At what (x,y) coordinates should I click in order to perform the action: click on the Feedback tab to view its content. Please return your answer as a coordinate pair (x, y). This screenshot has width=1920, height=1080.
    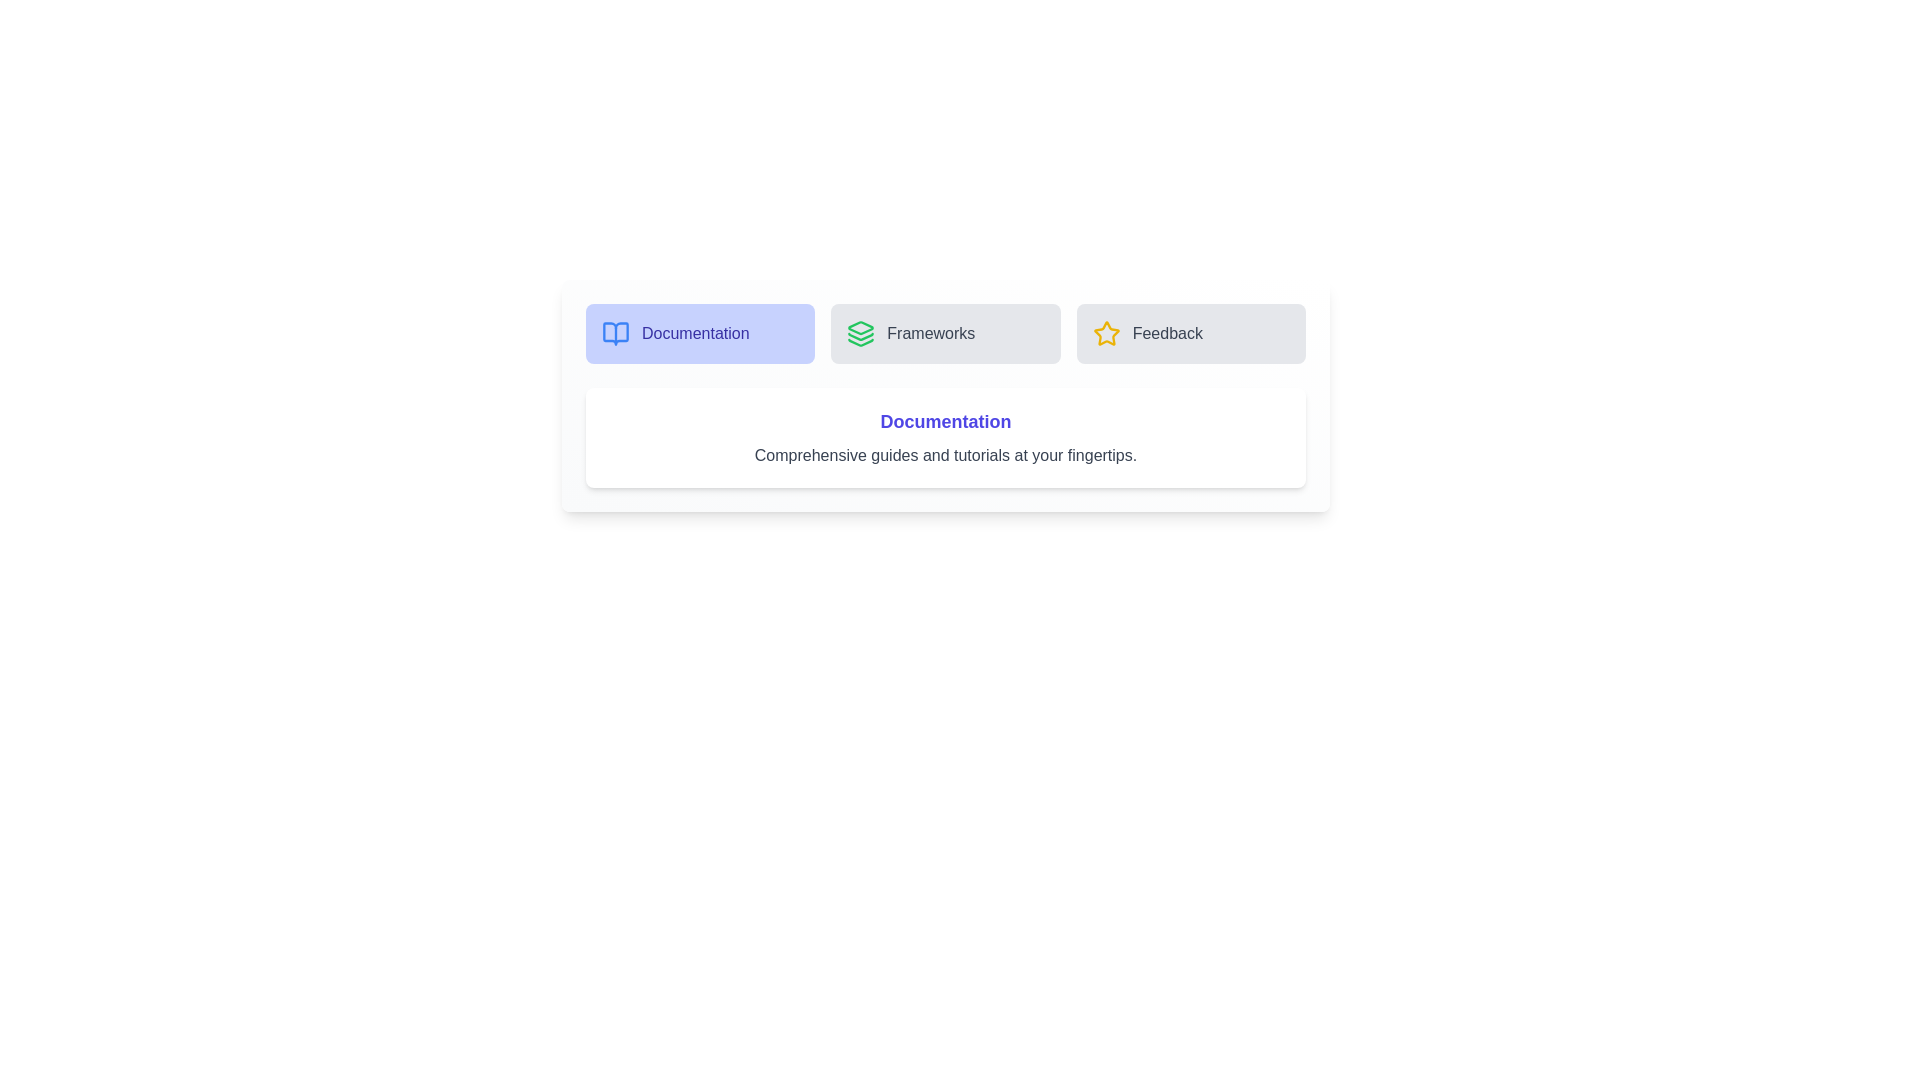
    Looking at the image, I should click on (1191, 333).